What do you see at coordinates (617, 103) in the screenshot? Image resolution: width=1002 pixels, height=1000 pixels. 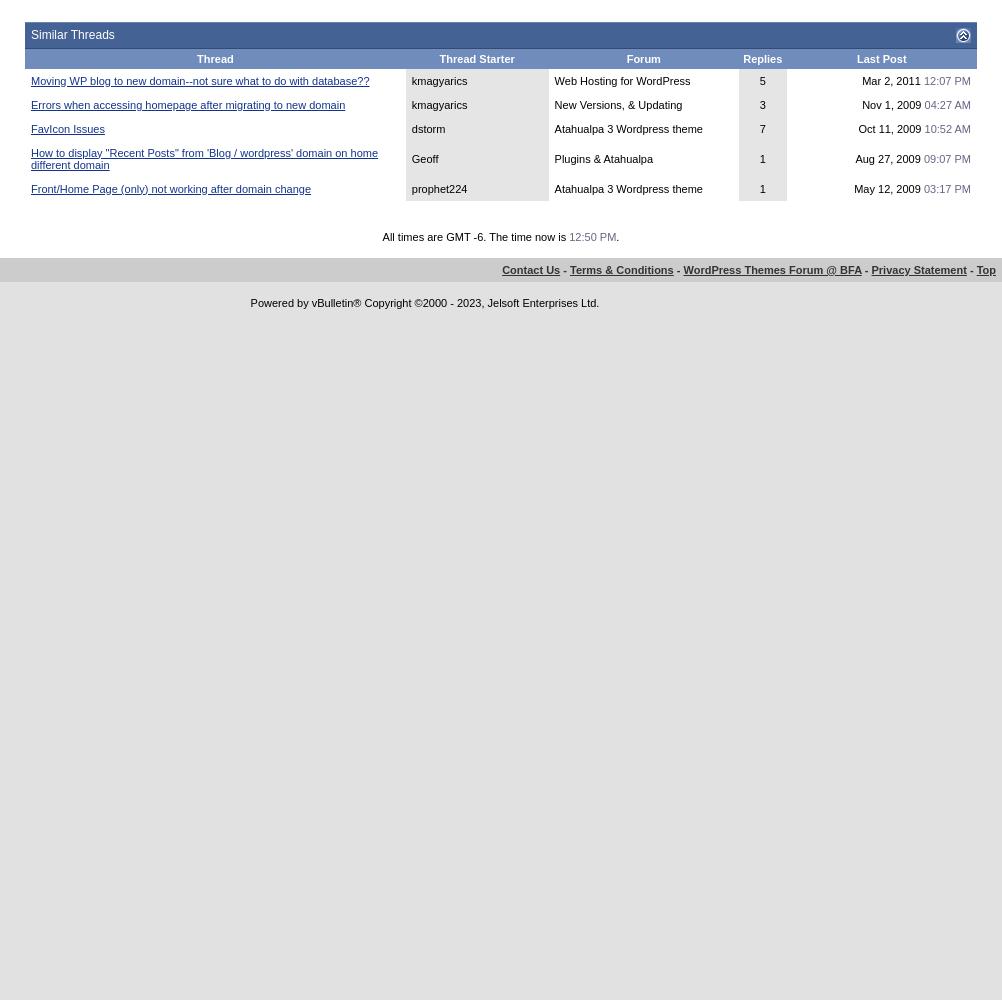 I see `'New Versions, & Updating'` at bounding box center [617, 103].